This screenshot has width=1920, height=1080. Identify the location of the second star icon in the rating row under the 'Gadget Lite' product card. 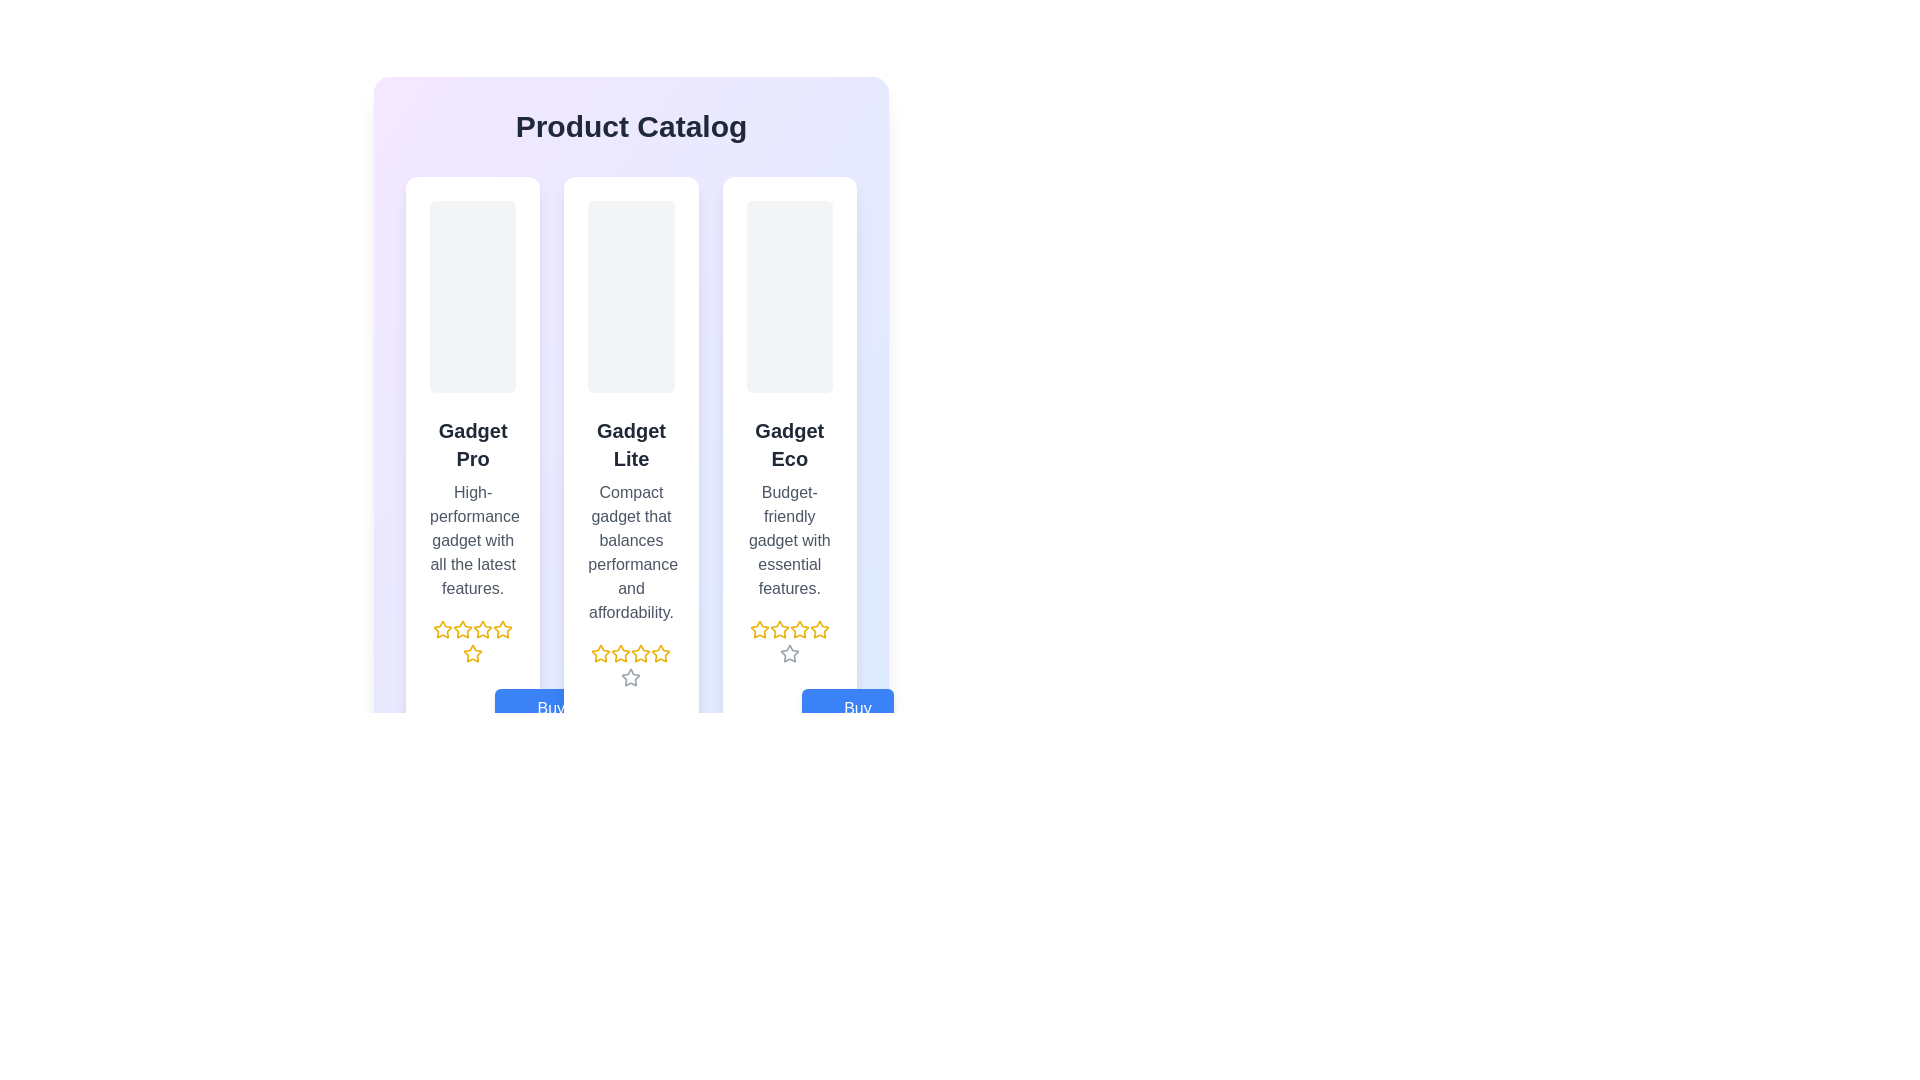
(630, 676).